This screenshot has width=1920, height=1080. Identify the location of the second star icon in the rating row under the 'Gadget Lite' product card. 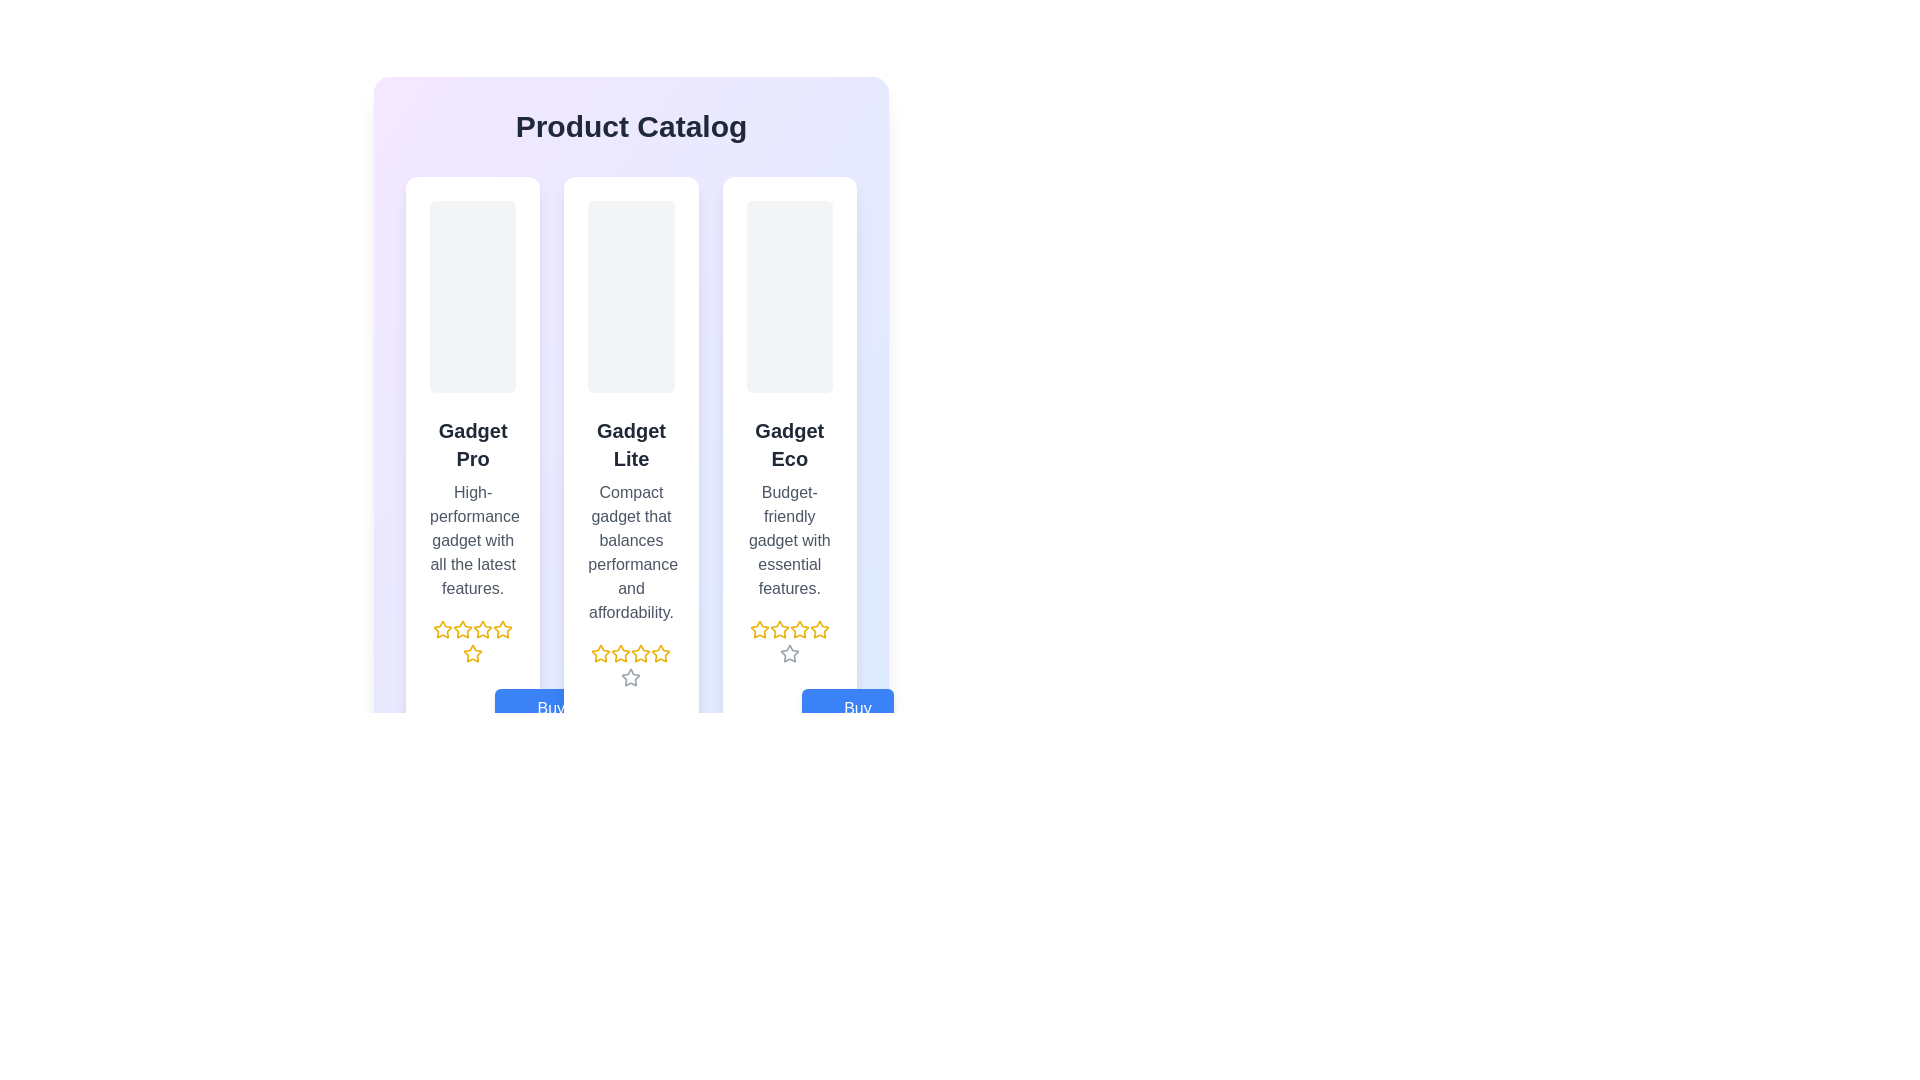
(630, 676).